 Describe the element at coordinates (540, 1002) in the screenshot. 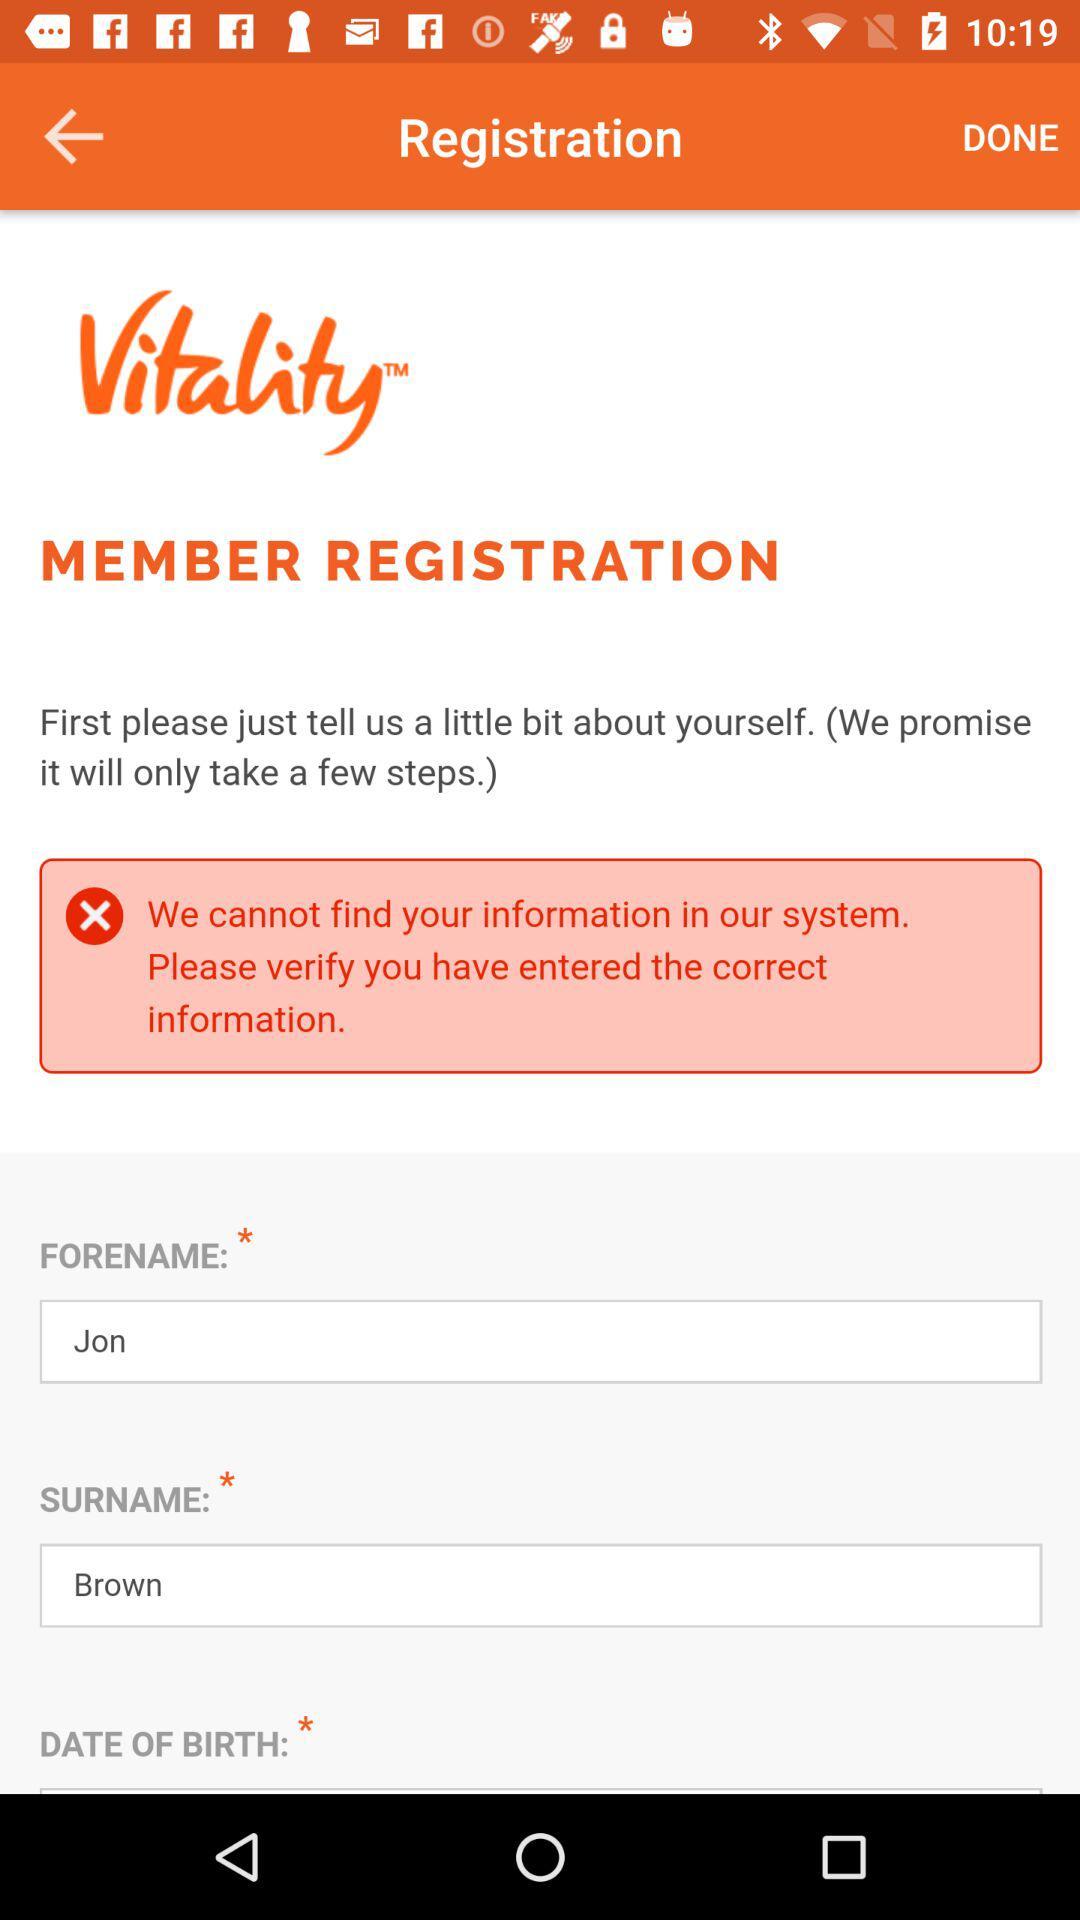

I see `registration page` at that location.